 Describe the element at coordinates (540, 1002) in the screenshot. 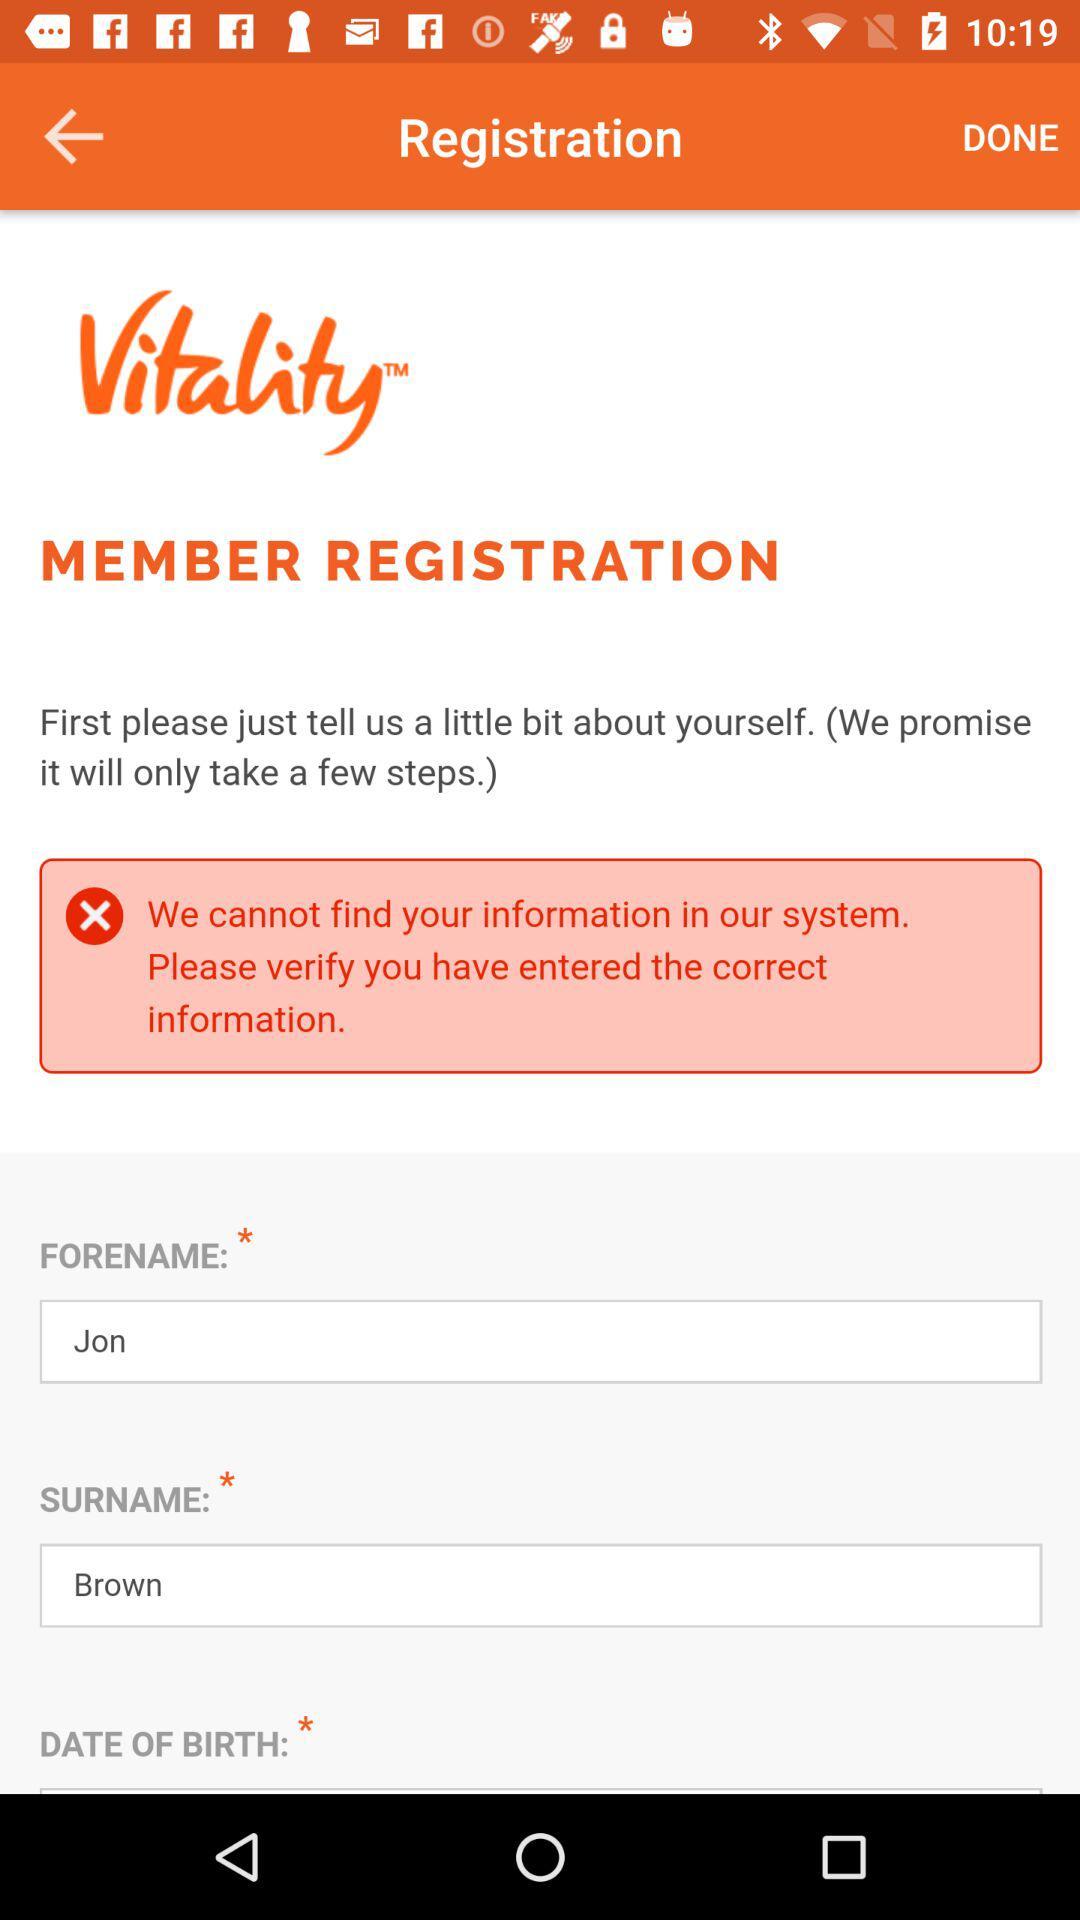

I see `registration page` at that location.